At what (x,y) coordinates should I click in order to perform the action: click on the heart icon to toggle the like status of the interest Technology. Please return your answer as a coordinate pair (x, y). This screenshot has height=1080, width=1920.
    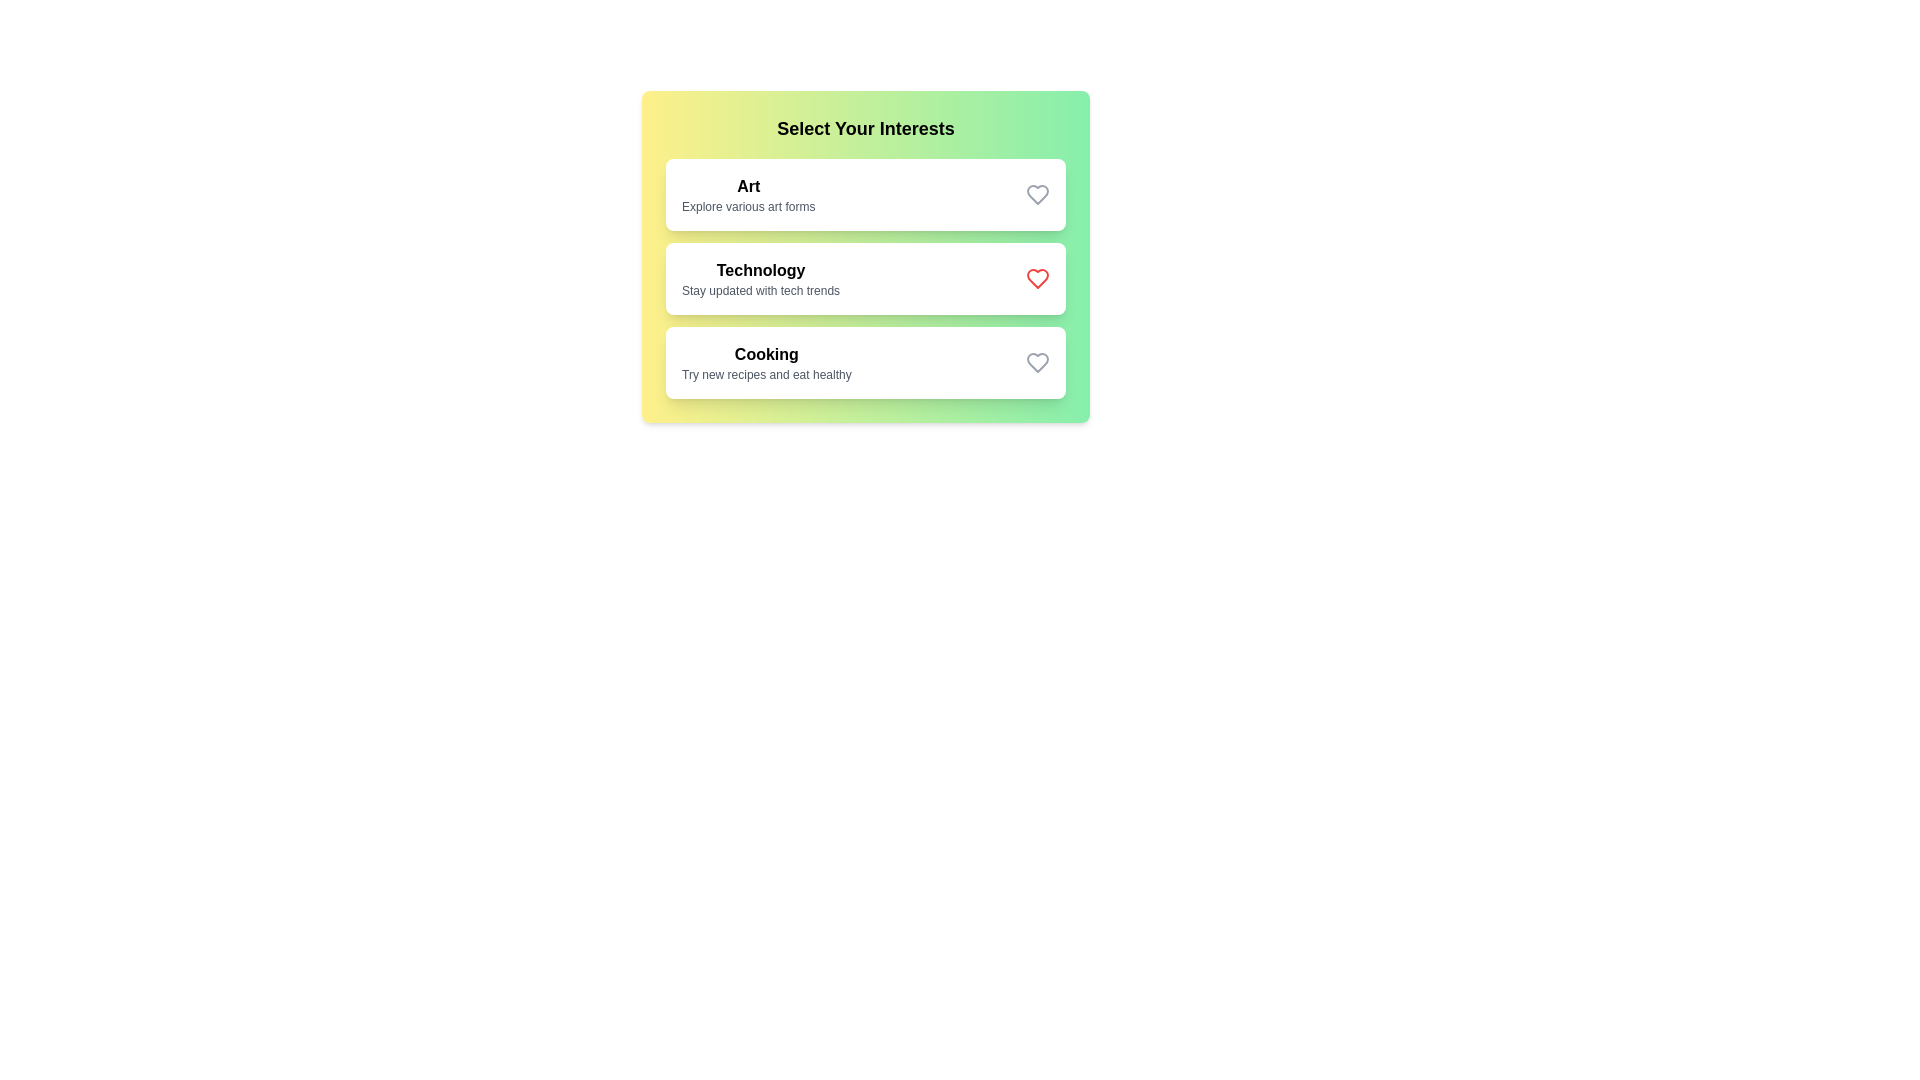
    Looking at the image, I should click on (1037, 278).